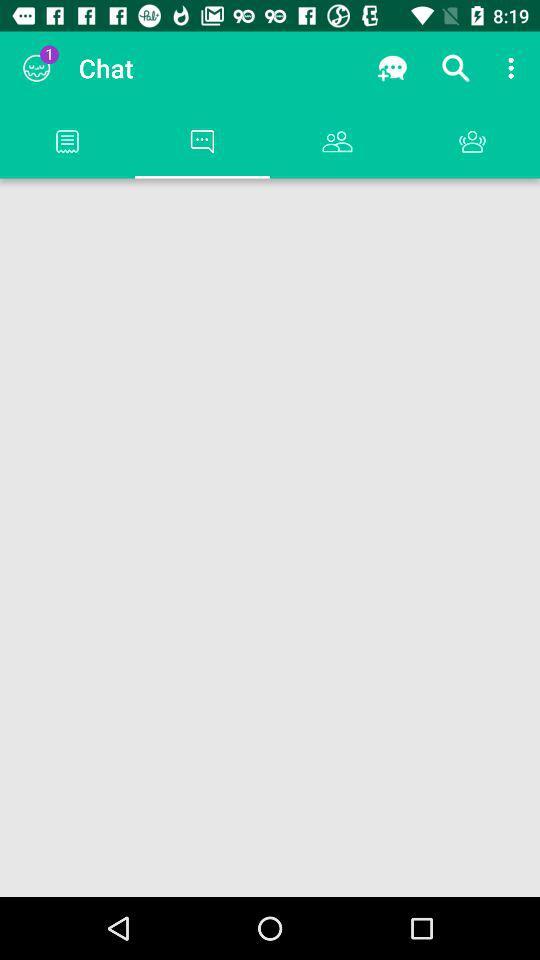 The height and width of the screenshot is (960, 540). Describe the element at coordinates (36, 68) in the screenshot. I see `item to the left of chat` at that location.